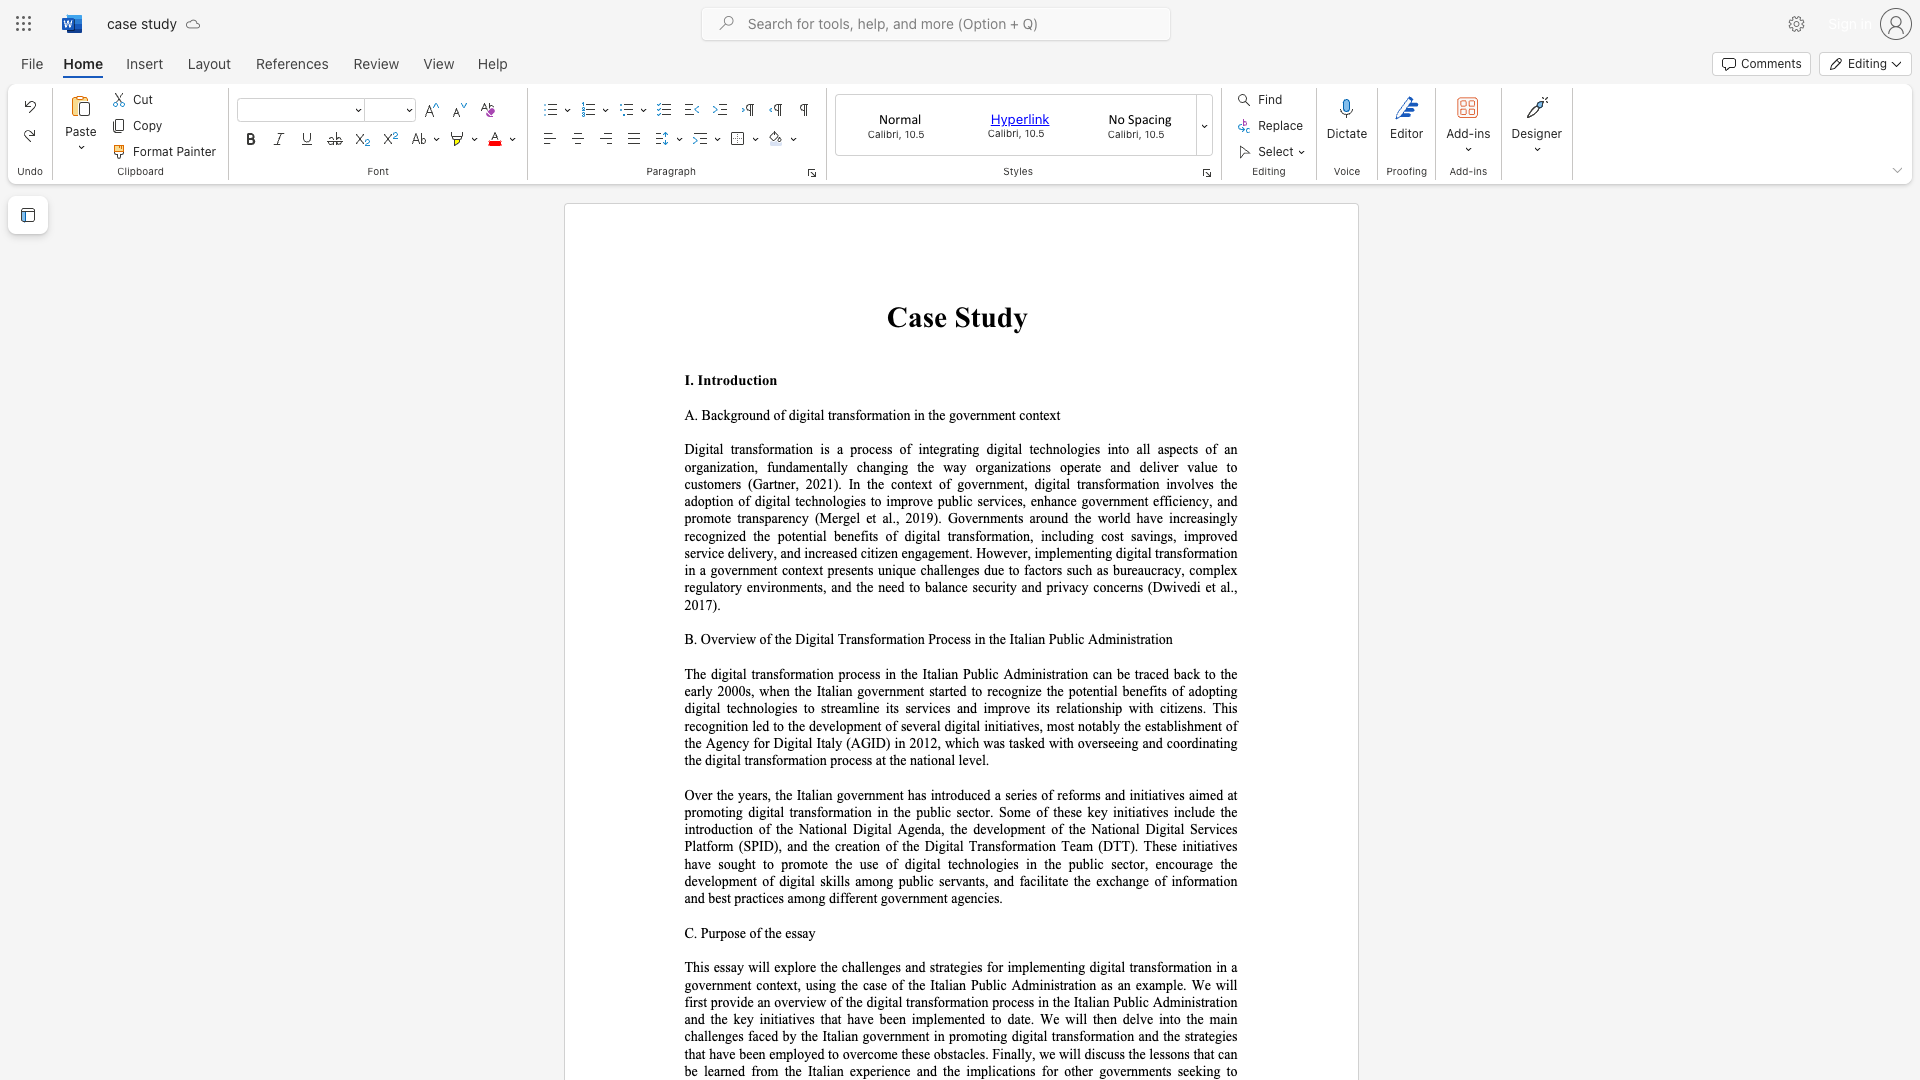  Describe the element at coordinates (921, 315) in the screenshot. I see `the subset text "se S" within the text "Case Study"` at that location.